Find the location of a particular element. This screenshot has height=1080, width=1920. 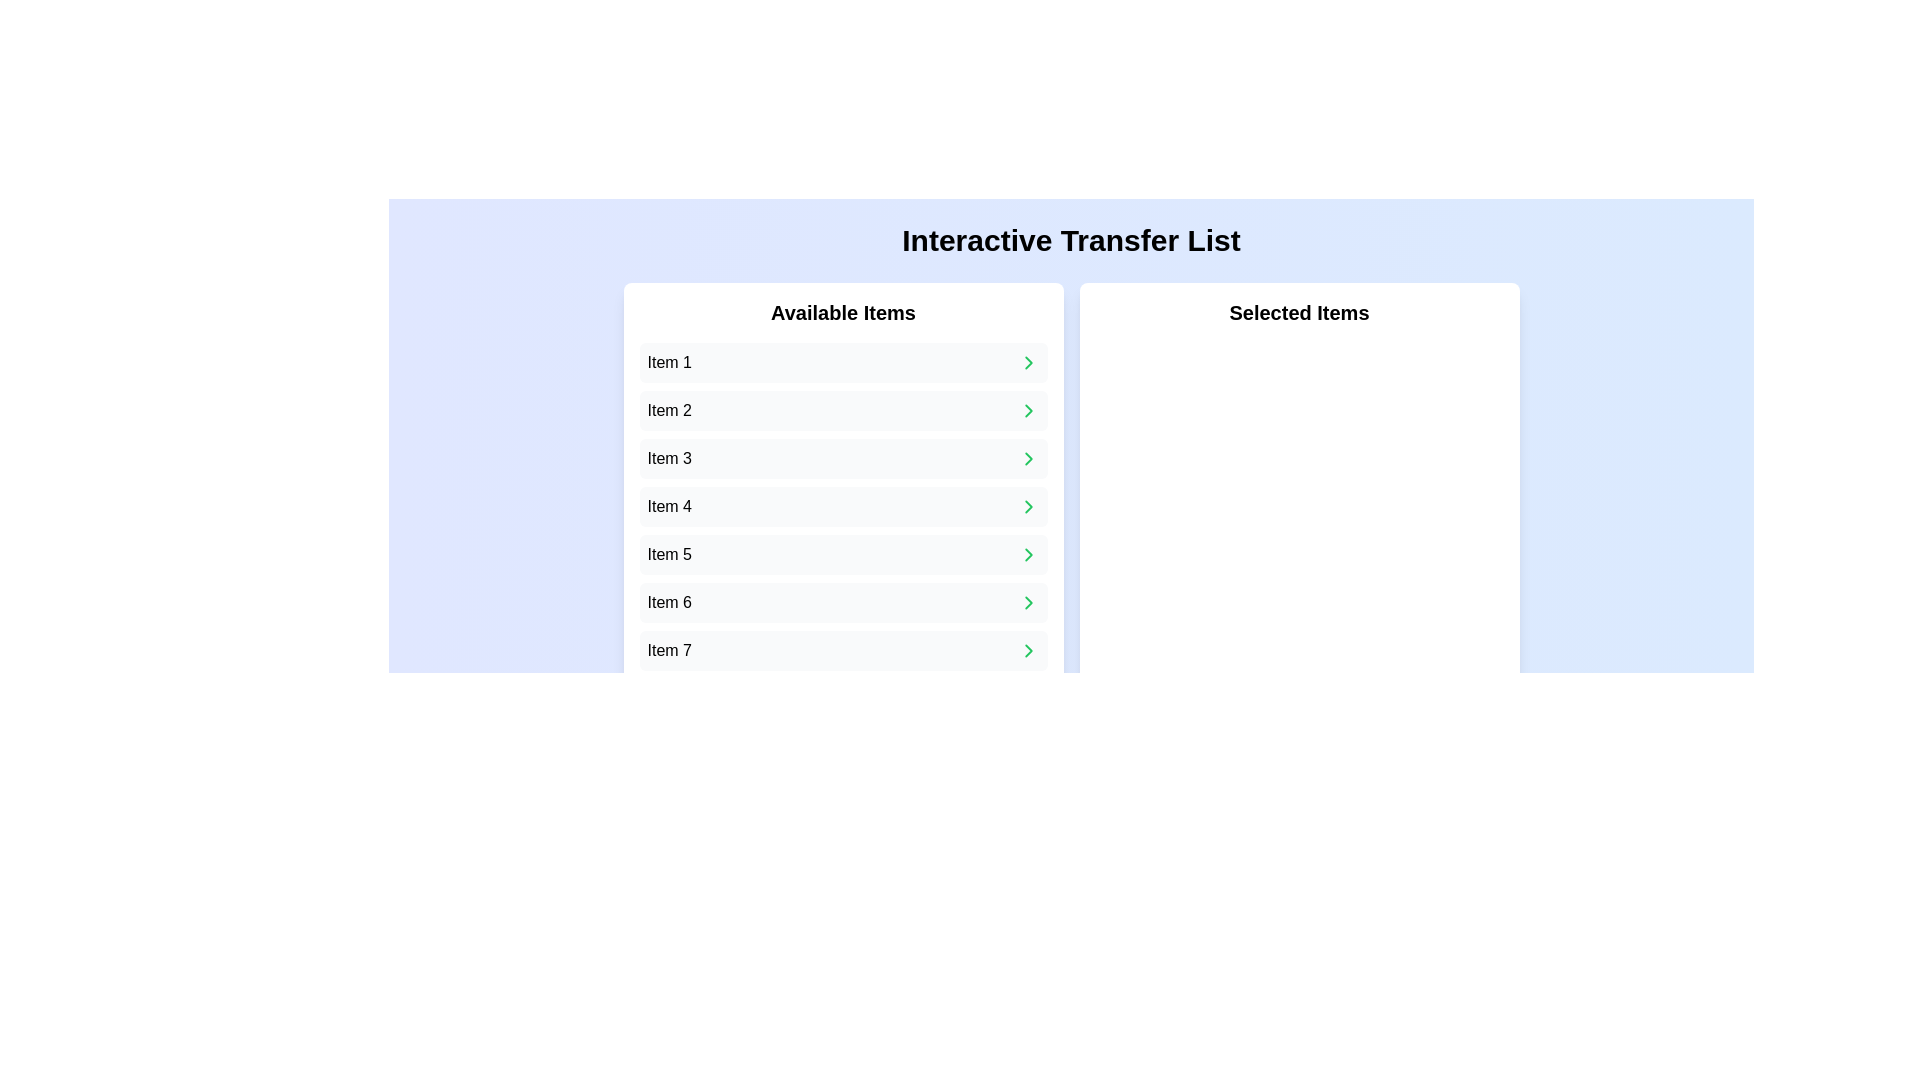

the text label displaying 'Item 5' in the vertical list under 'Available Items' is located at coordinates (669, 555).